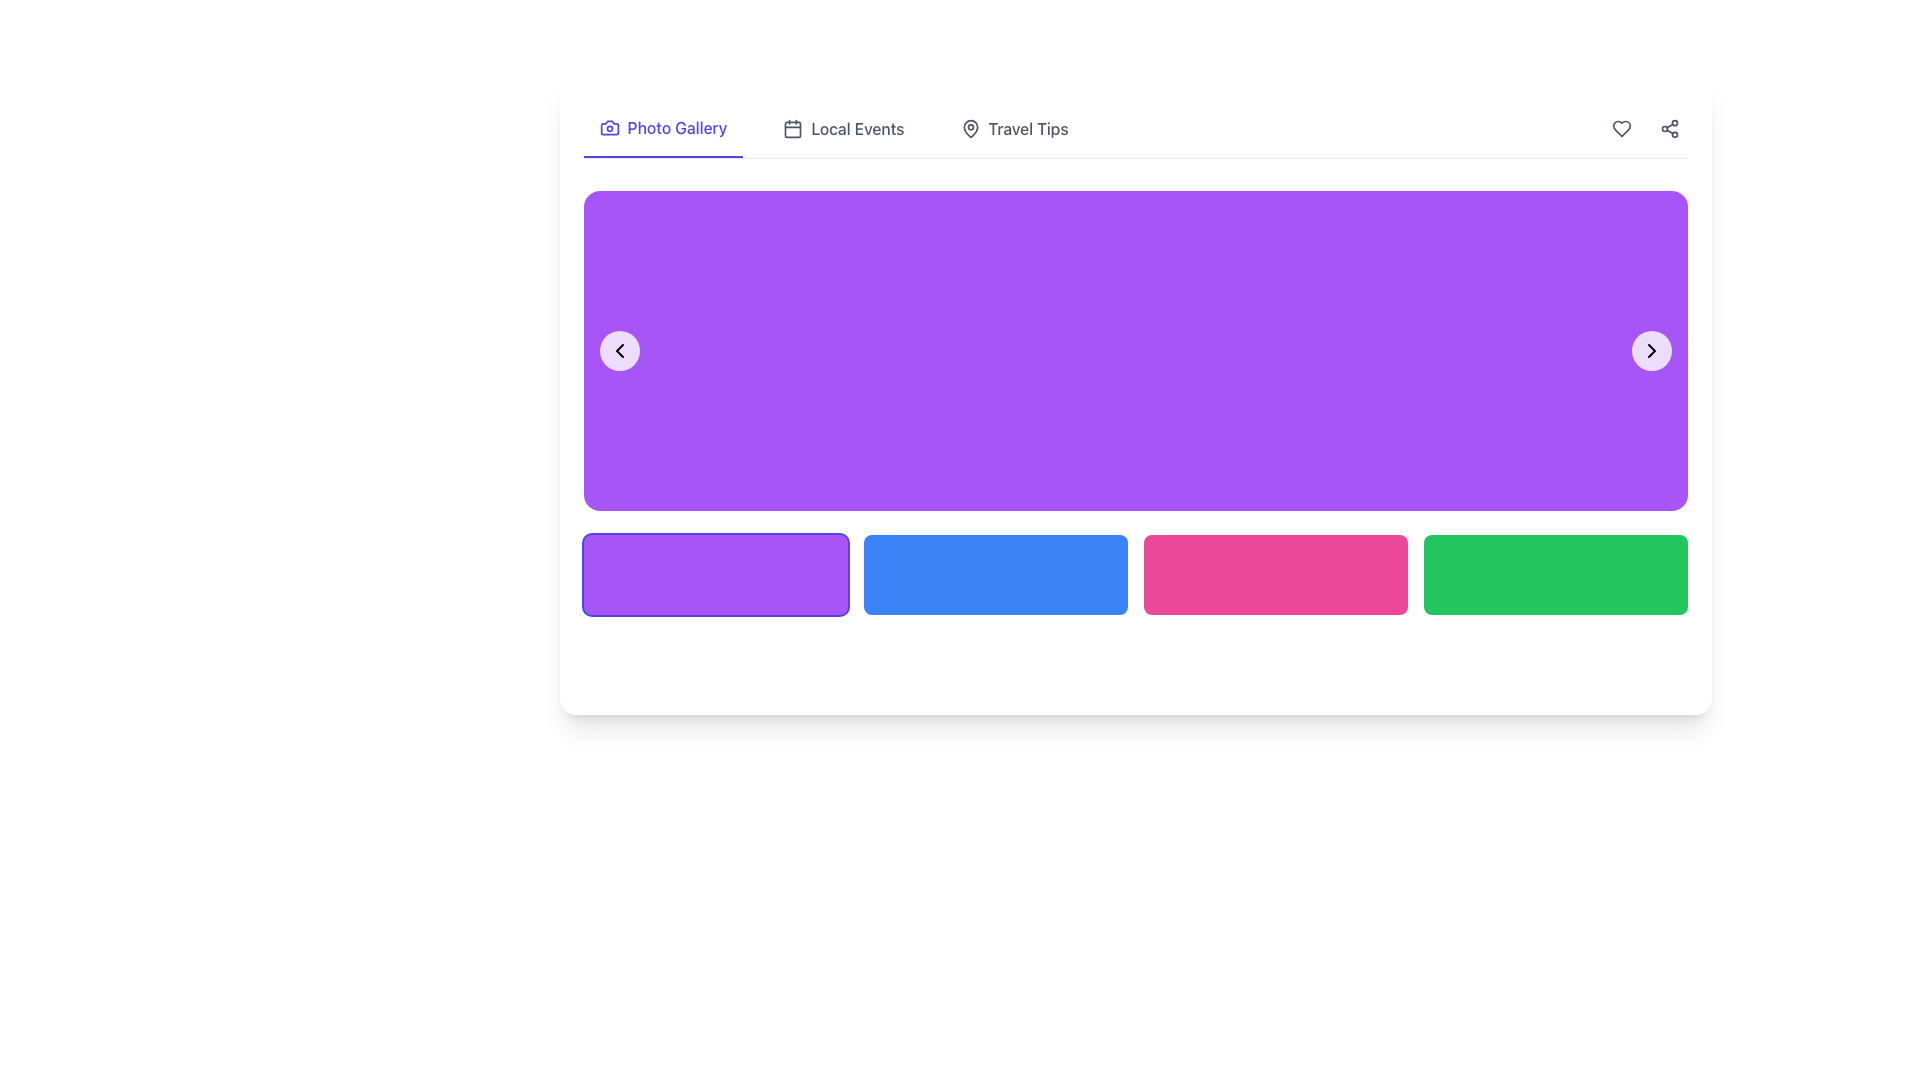 This screenshot has width=1920, height=1080. Describe the element at coordinates (1651, 350) in the screenshot. I see `the Chevron icon located at the right side of a large purple panel in the navigation control system for visual feedback` at that location.